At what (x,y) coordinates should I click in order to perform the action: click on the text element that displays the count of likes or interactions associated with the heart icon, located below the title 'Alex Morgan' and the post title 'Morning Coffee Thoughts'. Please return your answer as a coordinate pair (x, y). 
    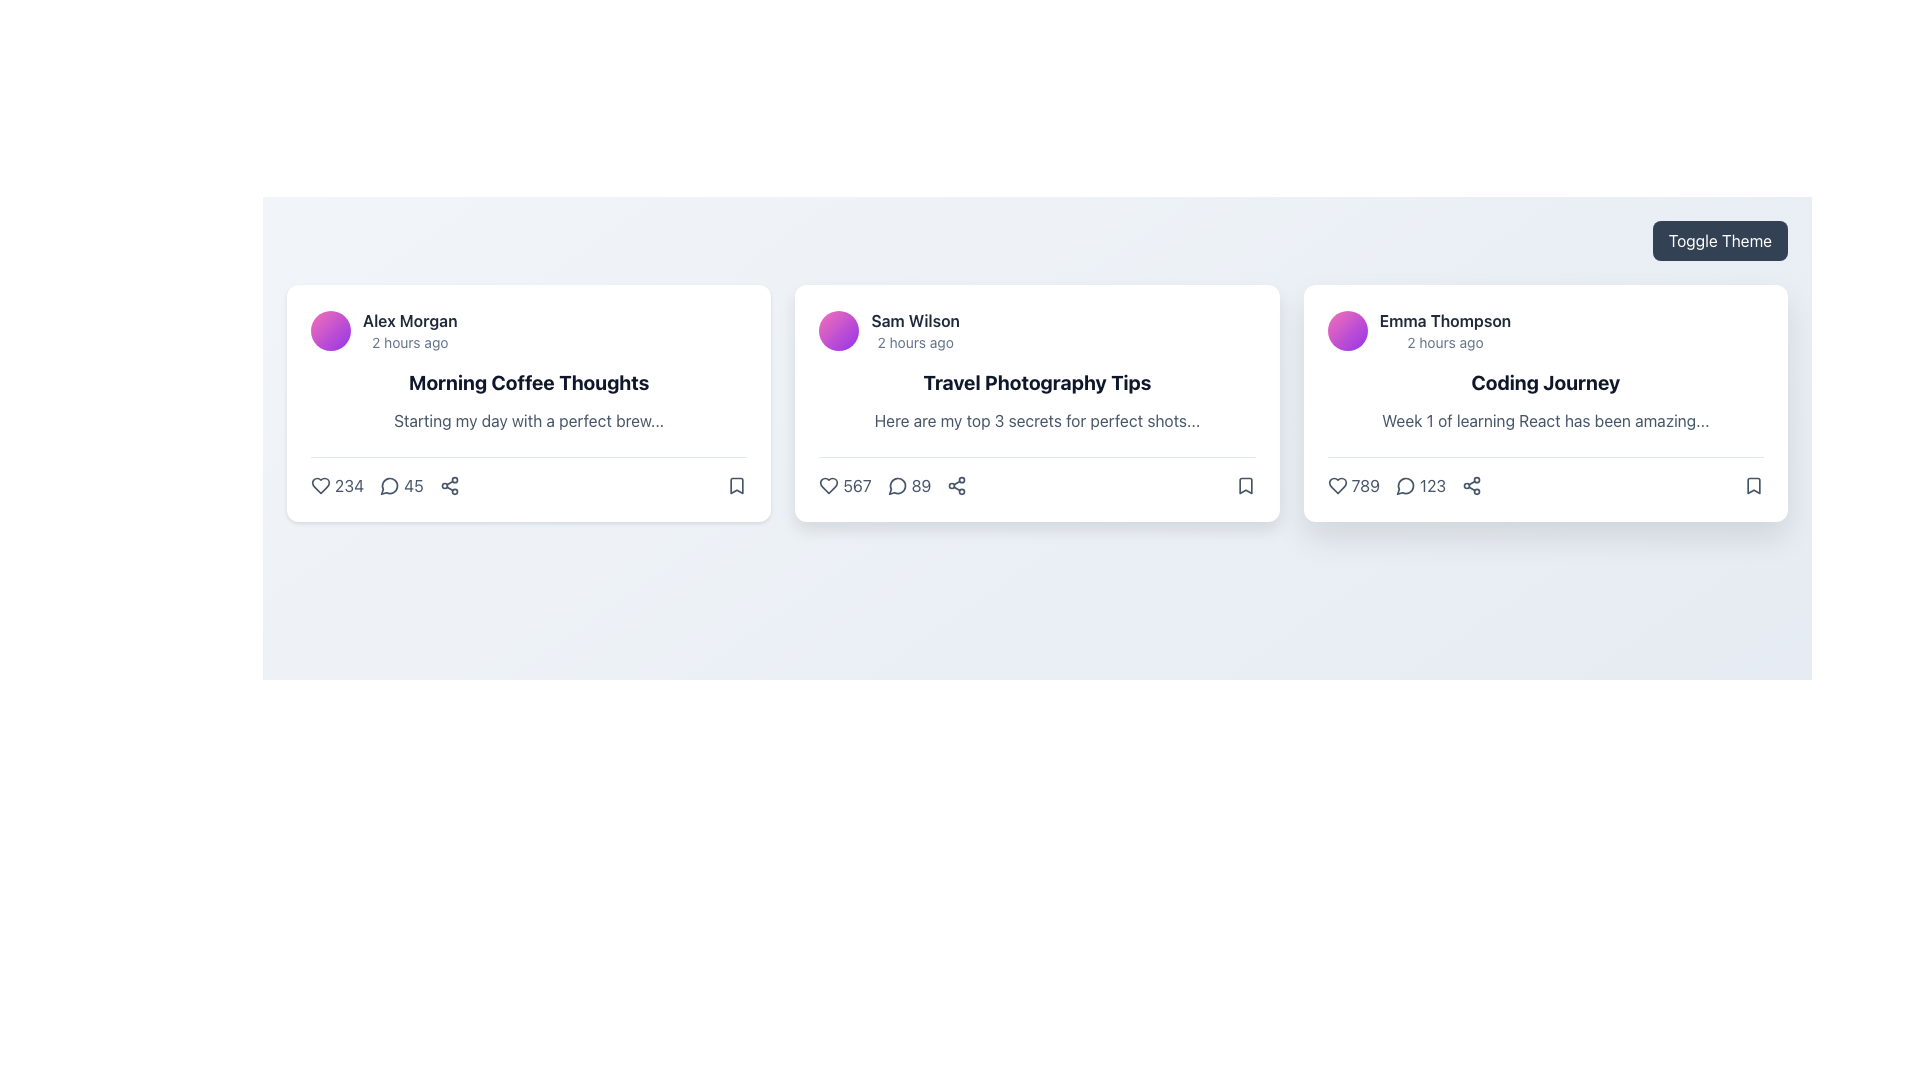
    Looking at the image, I should click on (349, 486).